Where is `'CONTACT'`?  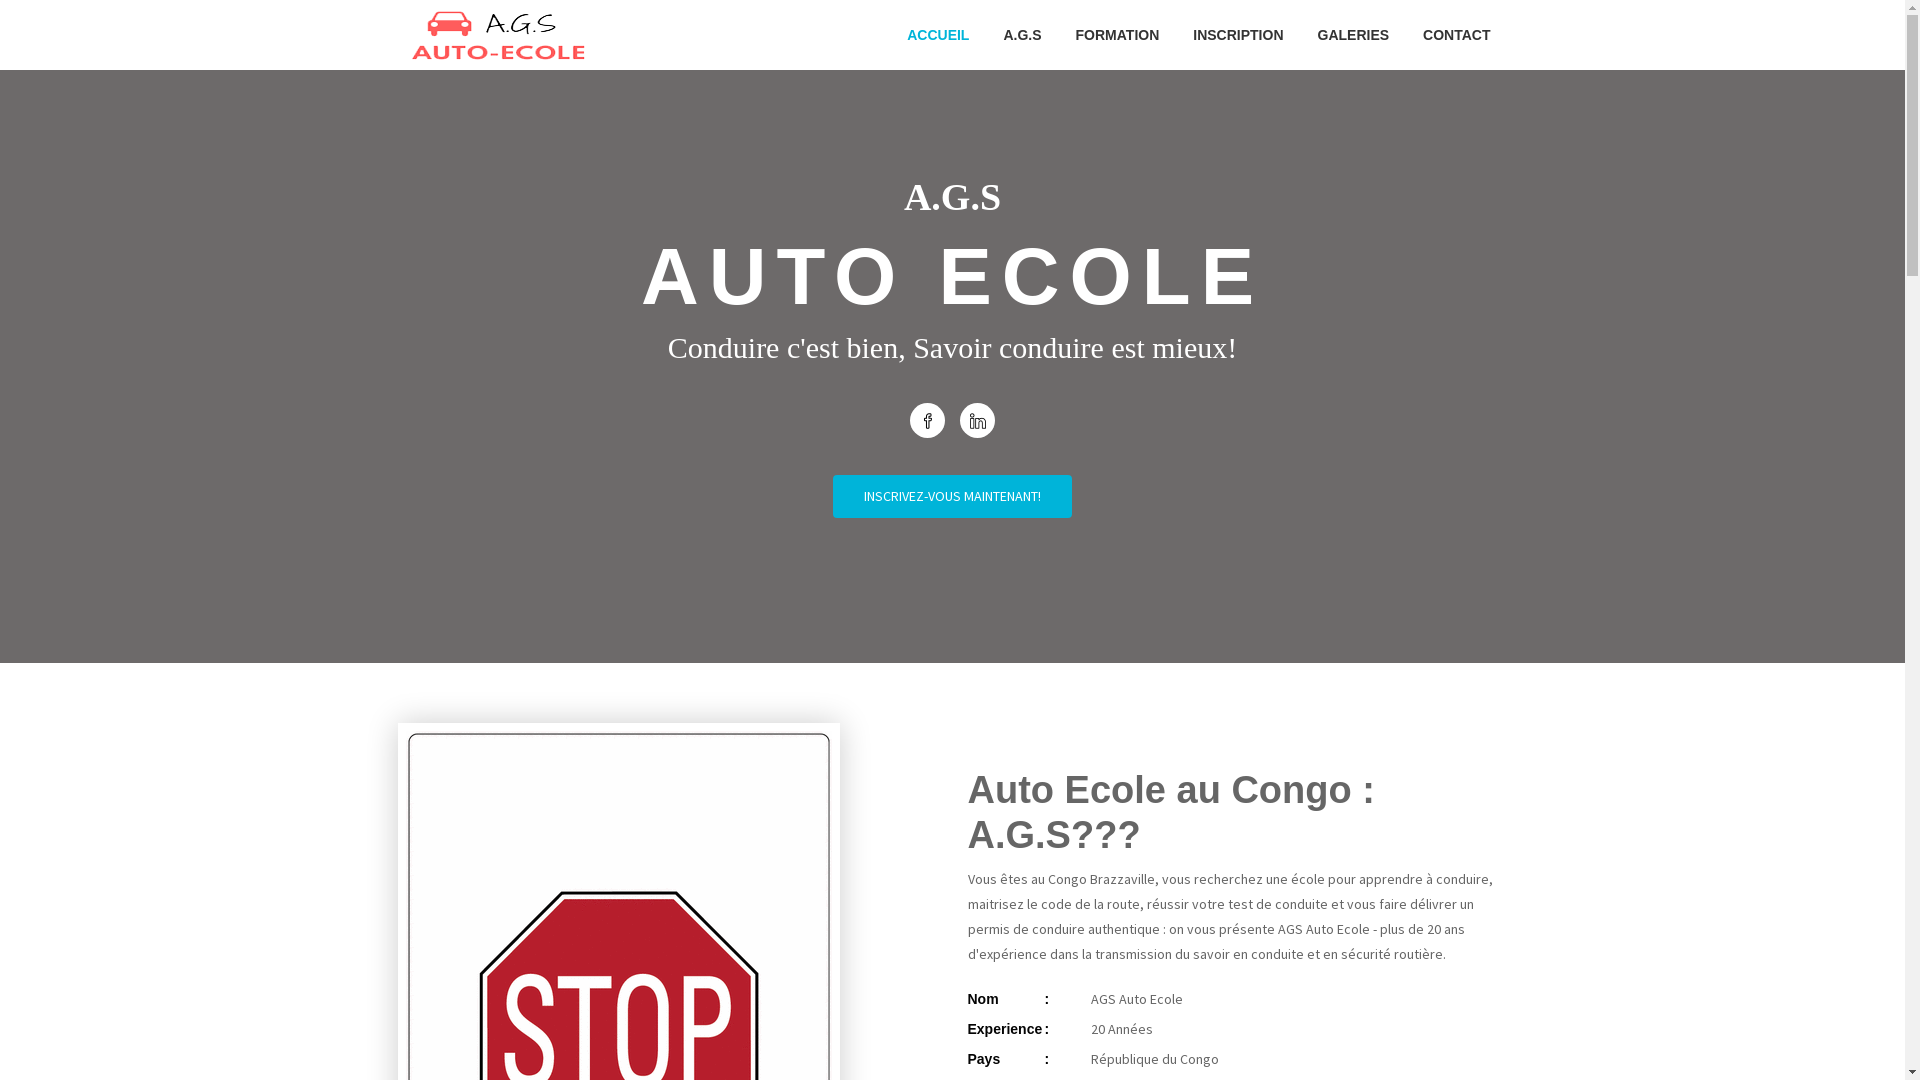
'CONTACT' is located at coordinates (1456, 34).